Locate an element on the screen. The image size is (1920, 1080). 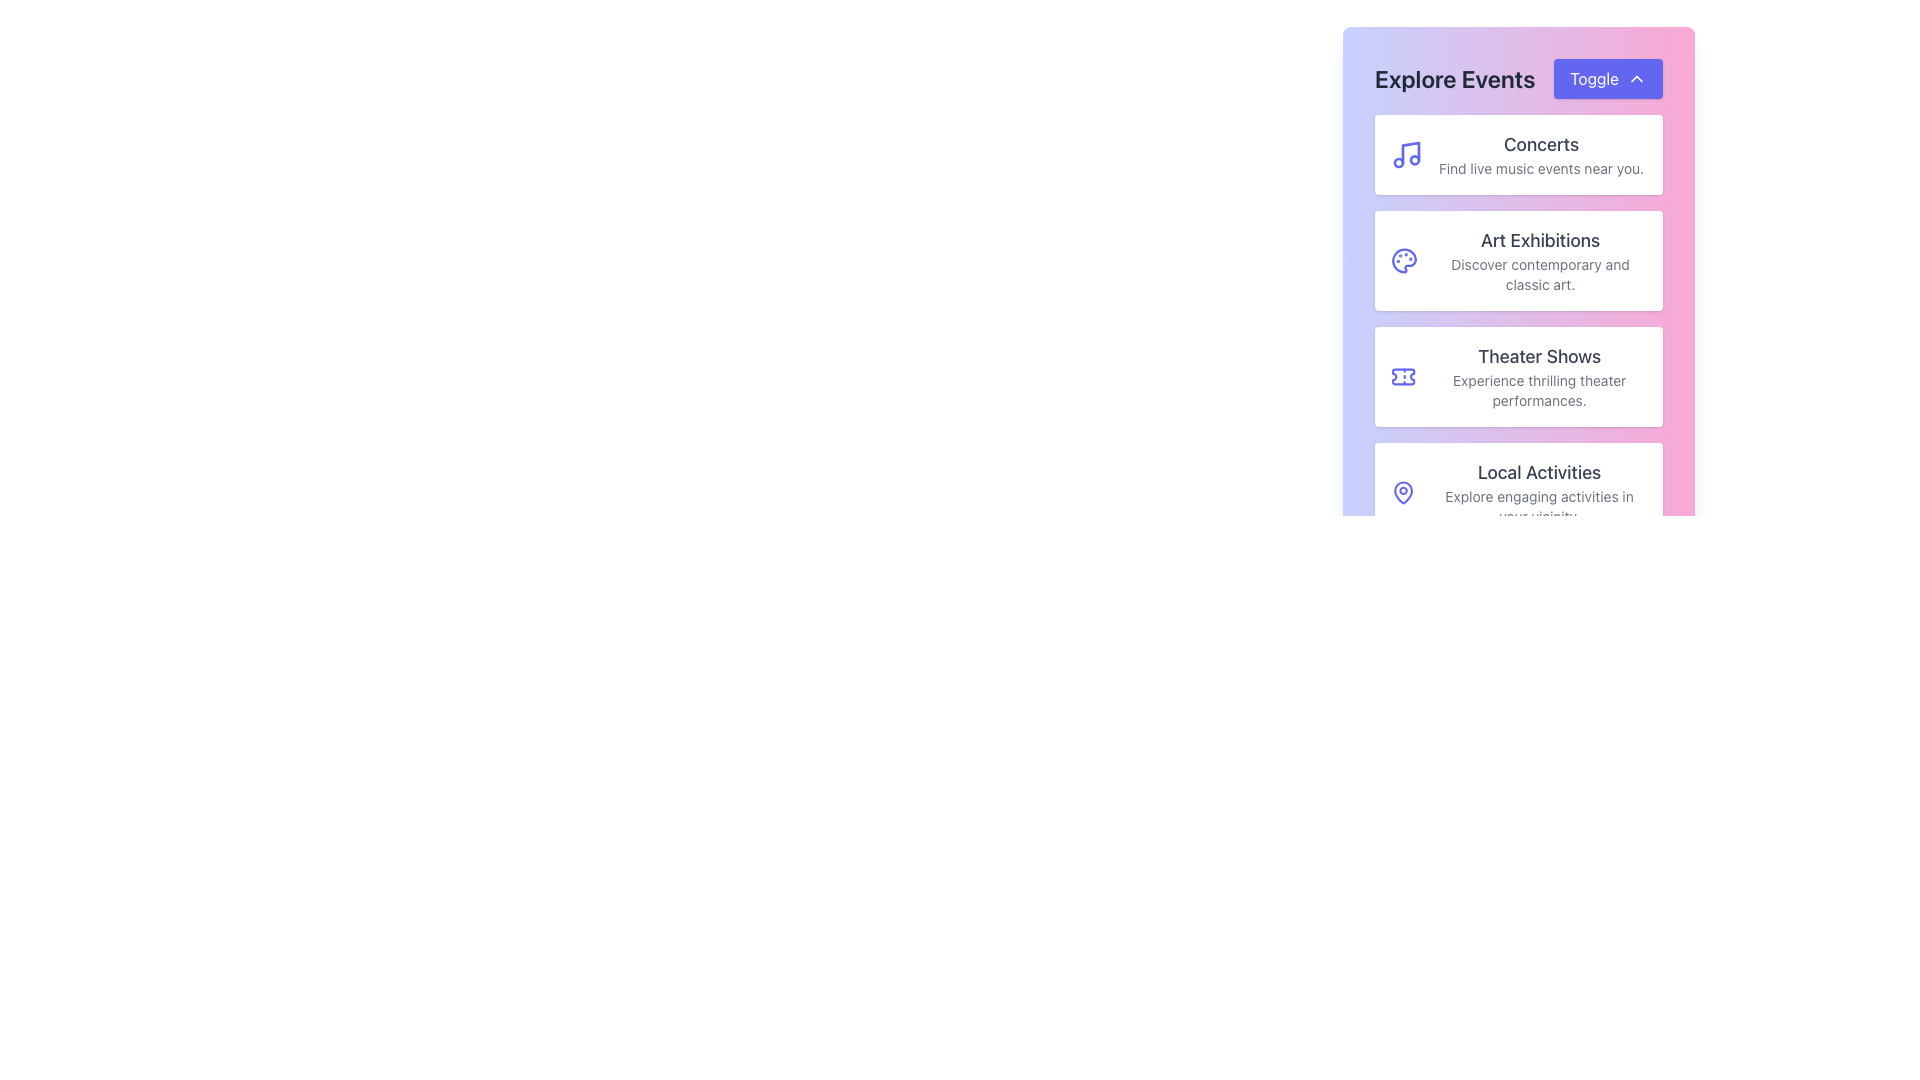
the second card representing art exhibitions is located at coordinates (1518, 258).